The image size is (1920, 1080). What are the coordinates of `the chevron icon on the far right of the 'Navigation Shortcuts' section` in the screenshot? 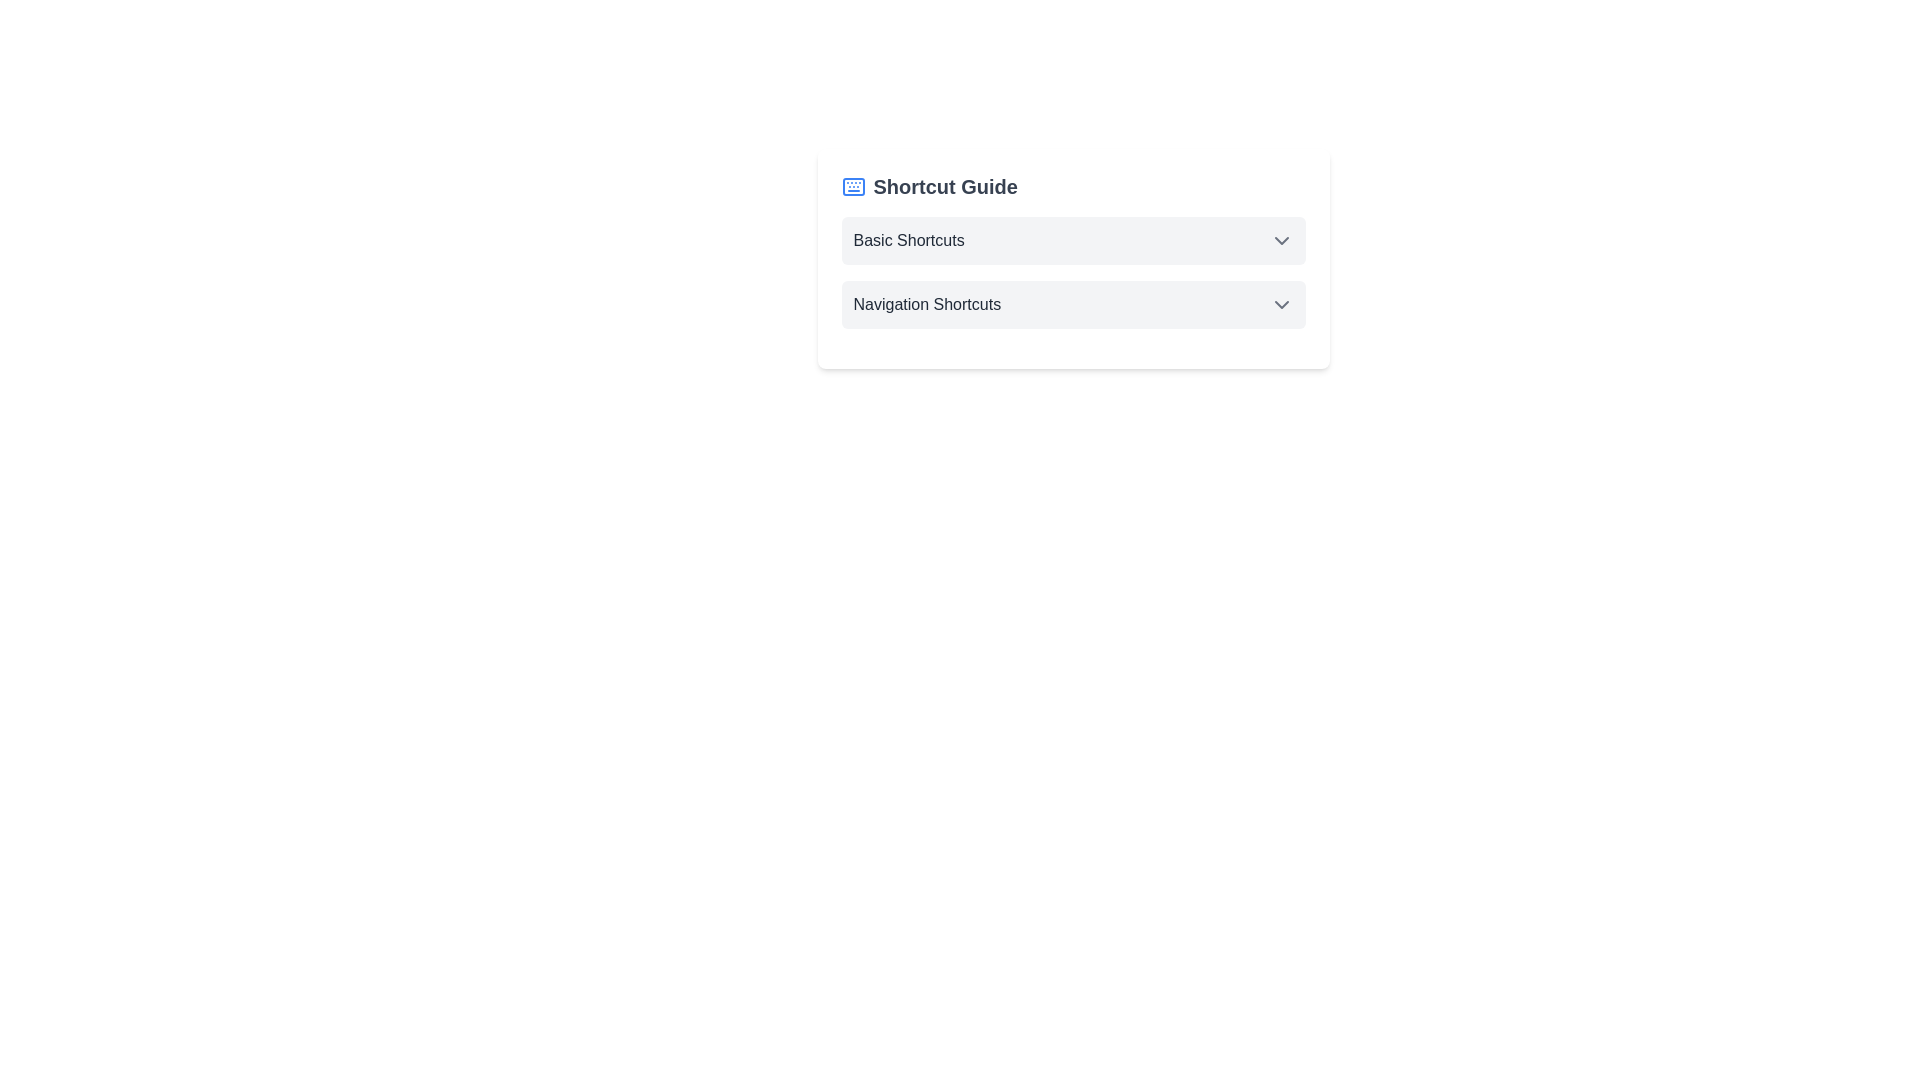 It's located at (1281, 304).